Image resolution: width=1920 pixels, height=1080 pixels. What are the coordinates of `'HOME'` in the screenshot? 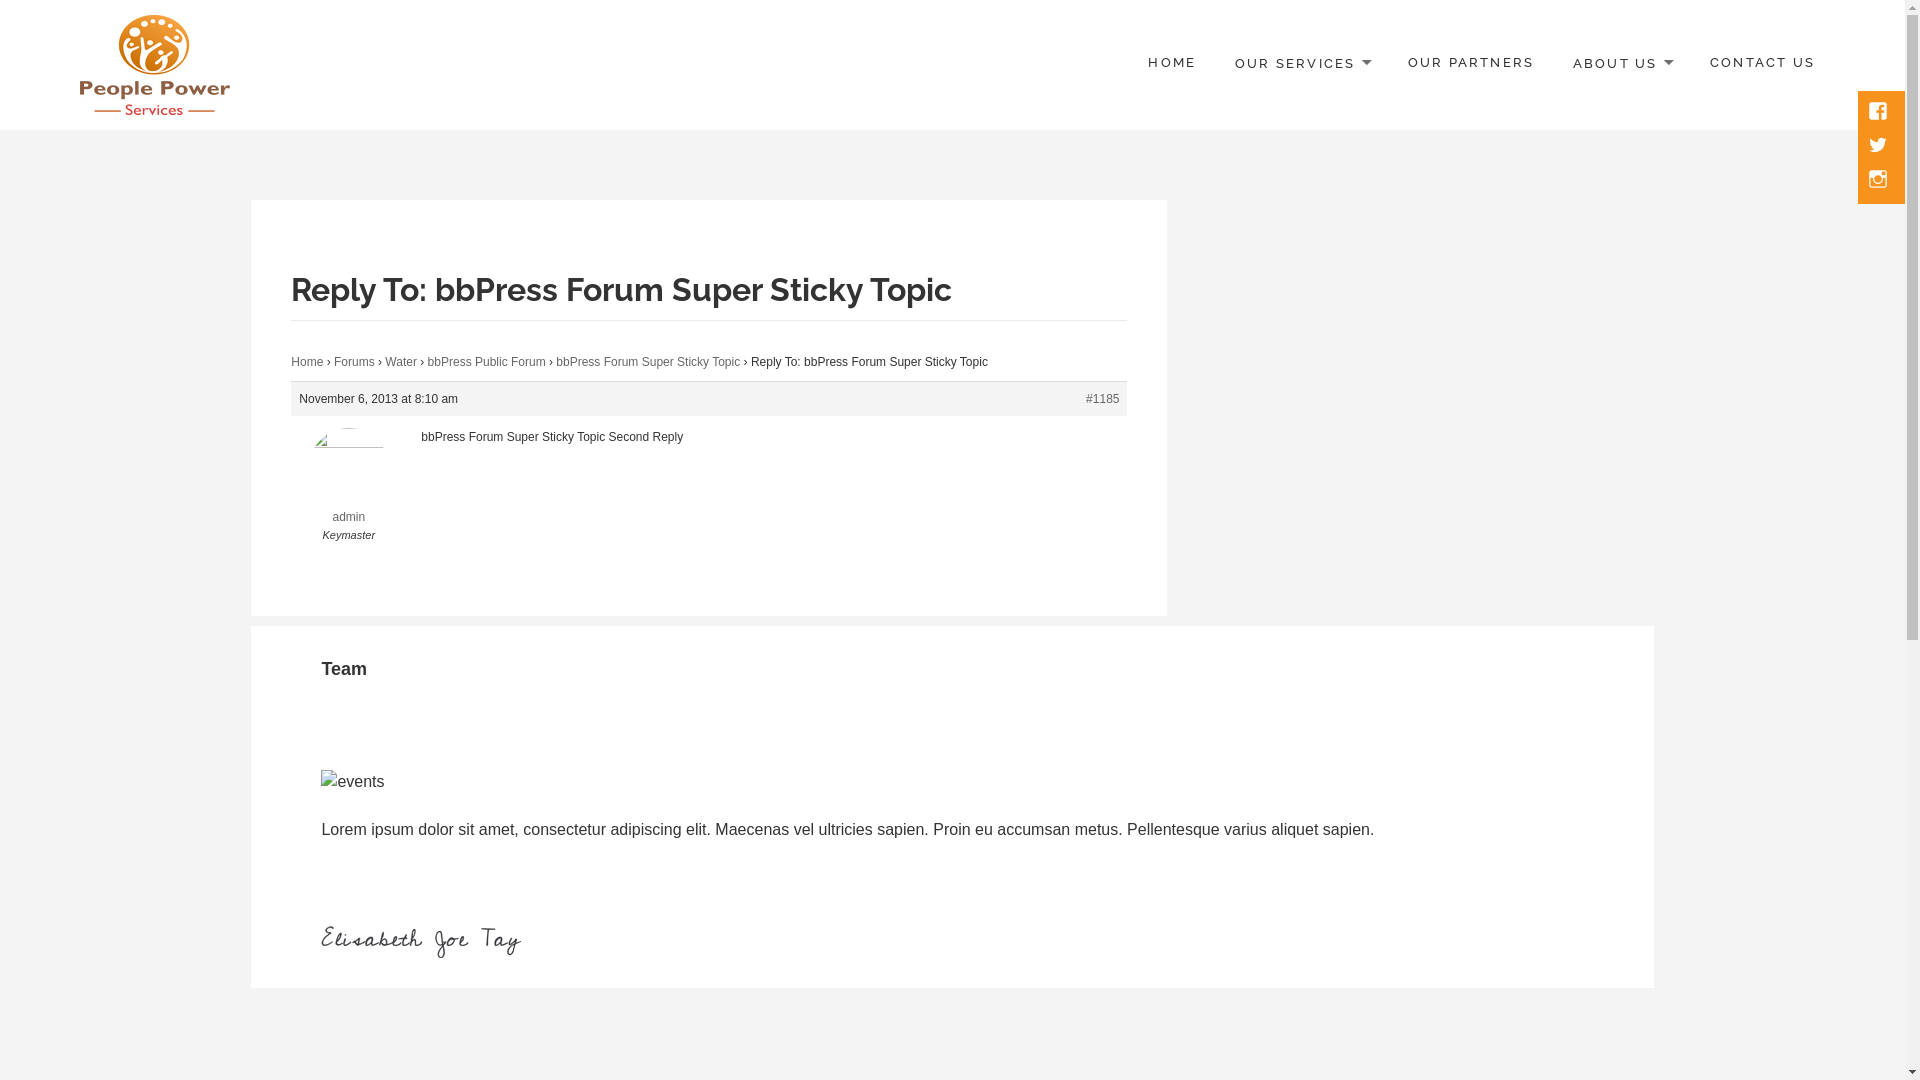 It's located at (1171, 63).